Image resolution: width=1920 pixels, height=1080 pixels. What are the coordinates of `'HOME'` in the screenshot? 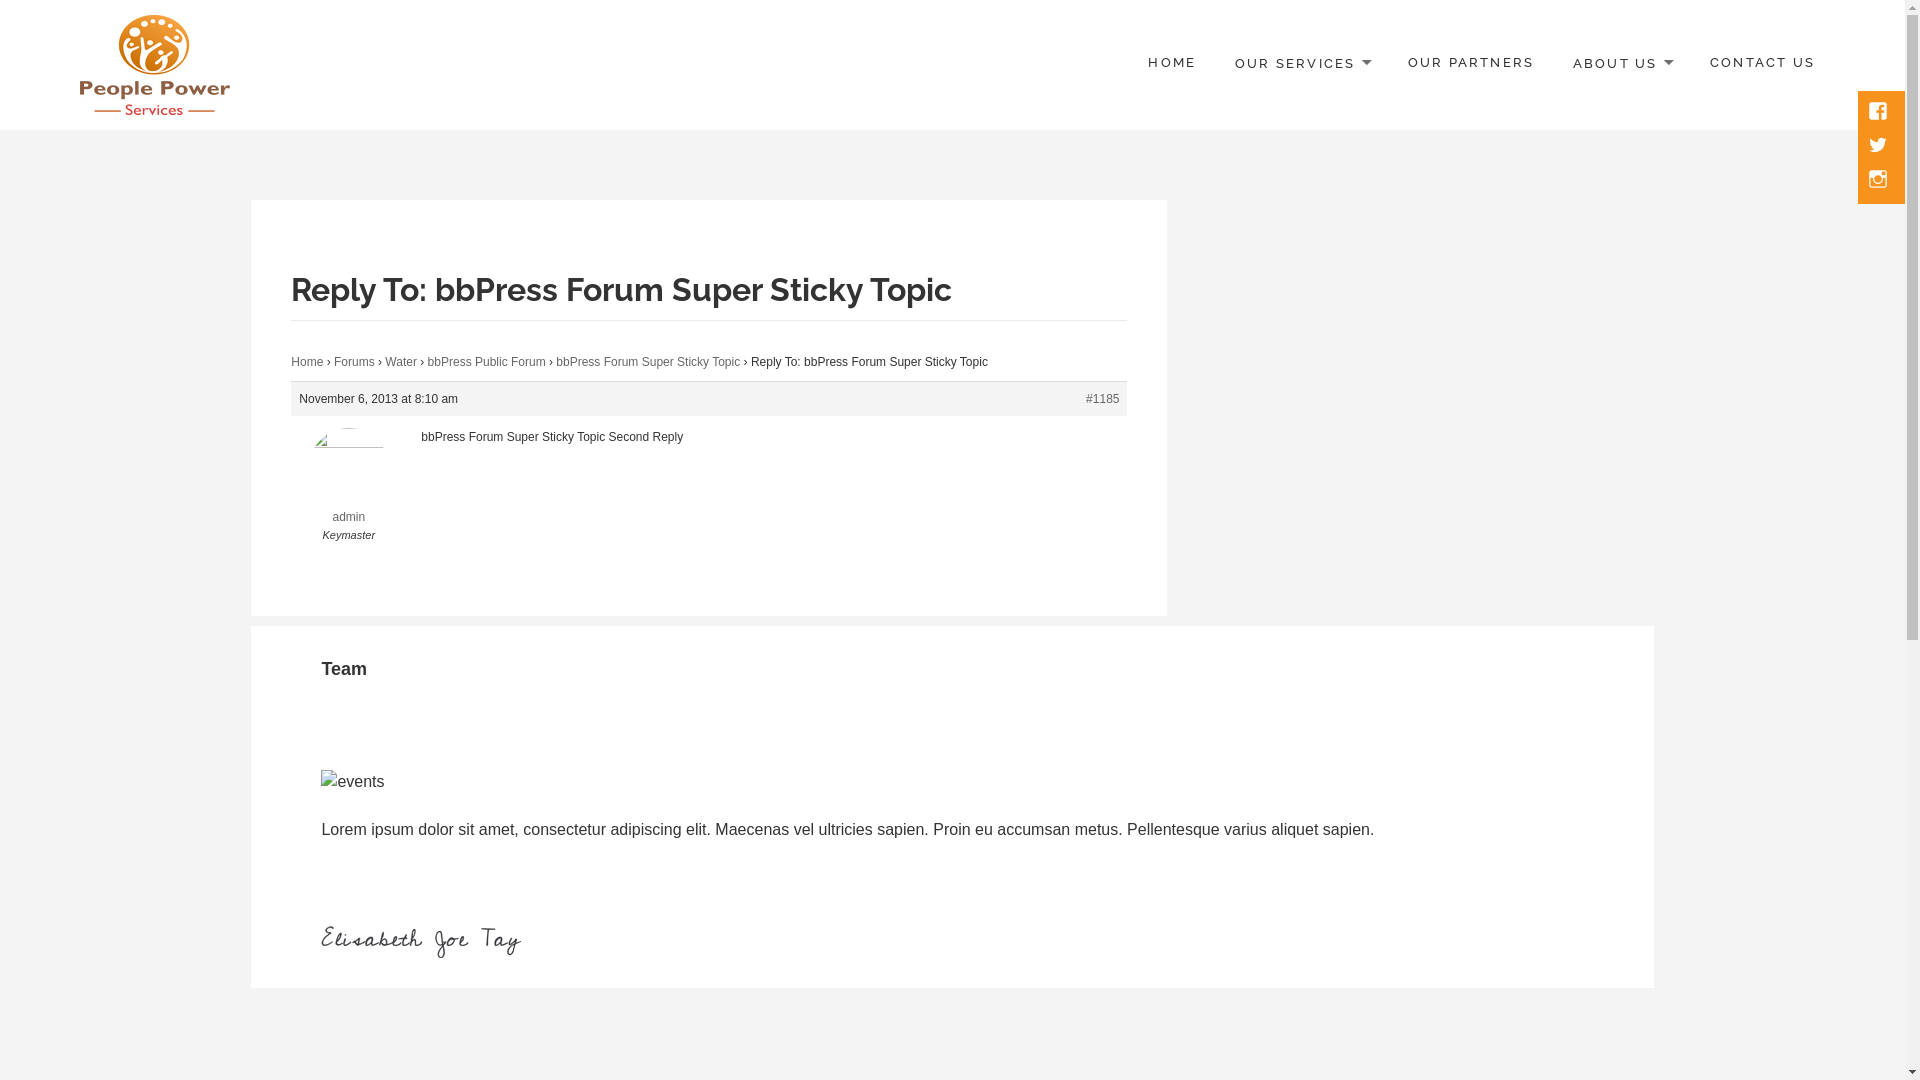 It's located at (1171, 63).